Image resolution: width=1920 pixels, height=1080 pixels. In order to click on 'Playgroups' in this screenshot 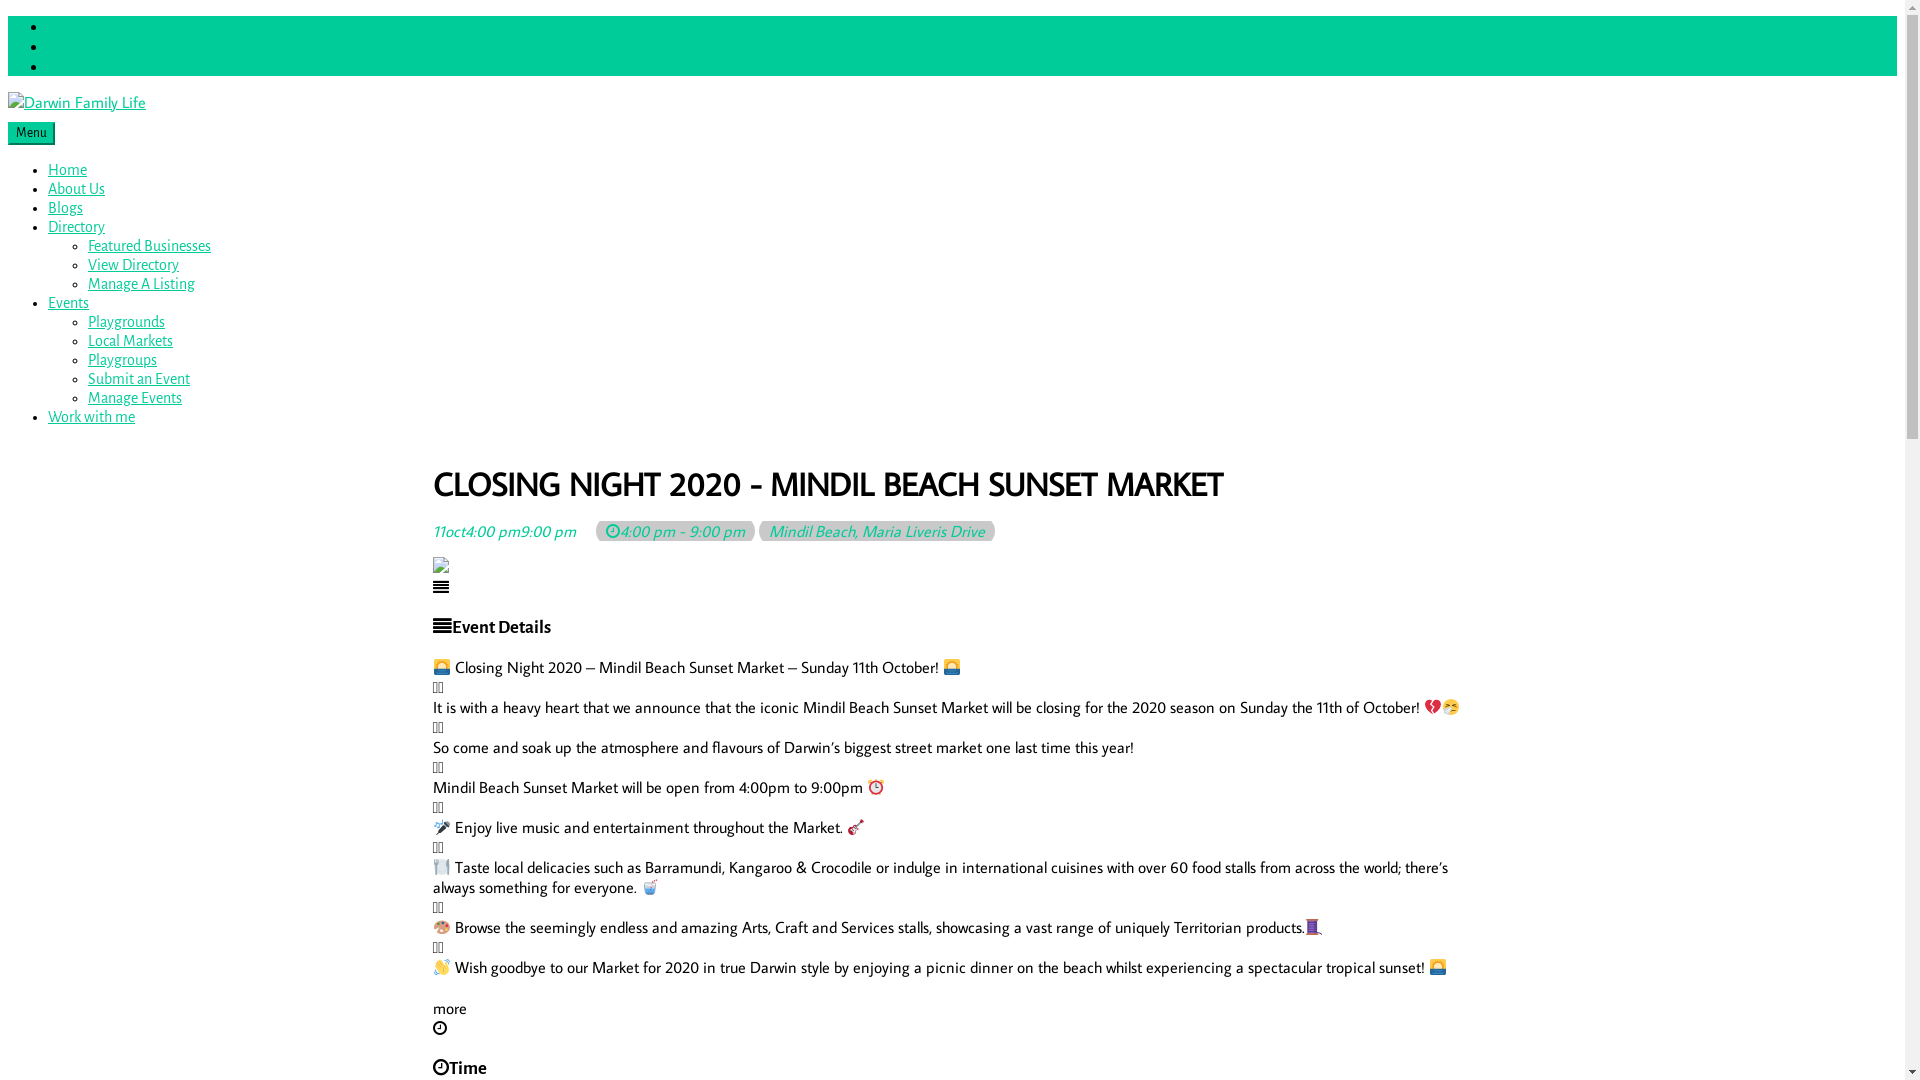, I will do `click(86, 358)`.